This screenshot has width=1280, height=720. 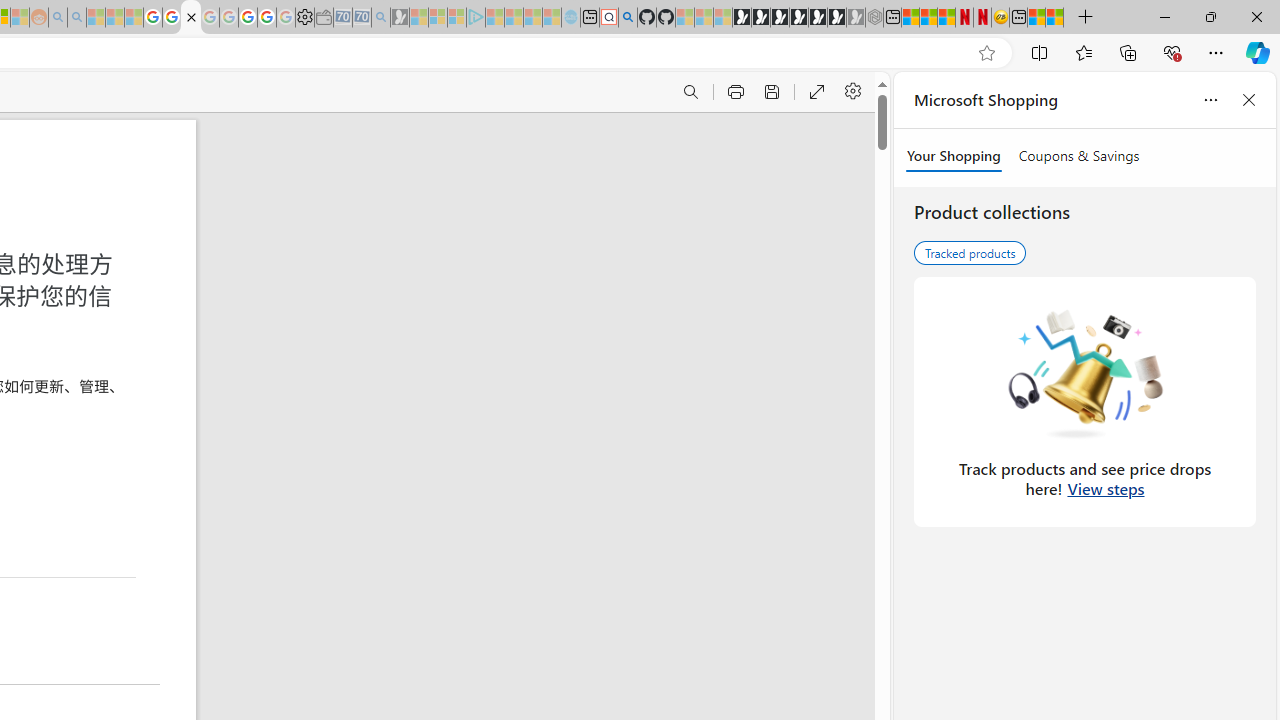 What do you see at coordinates (76, 17) in the screenshot?
I see `'Utah sues federal government - Search - Sleeping'` at bounding box center [76, 17].